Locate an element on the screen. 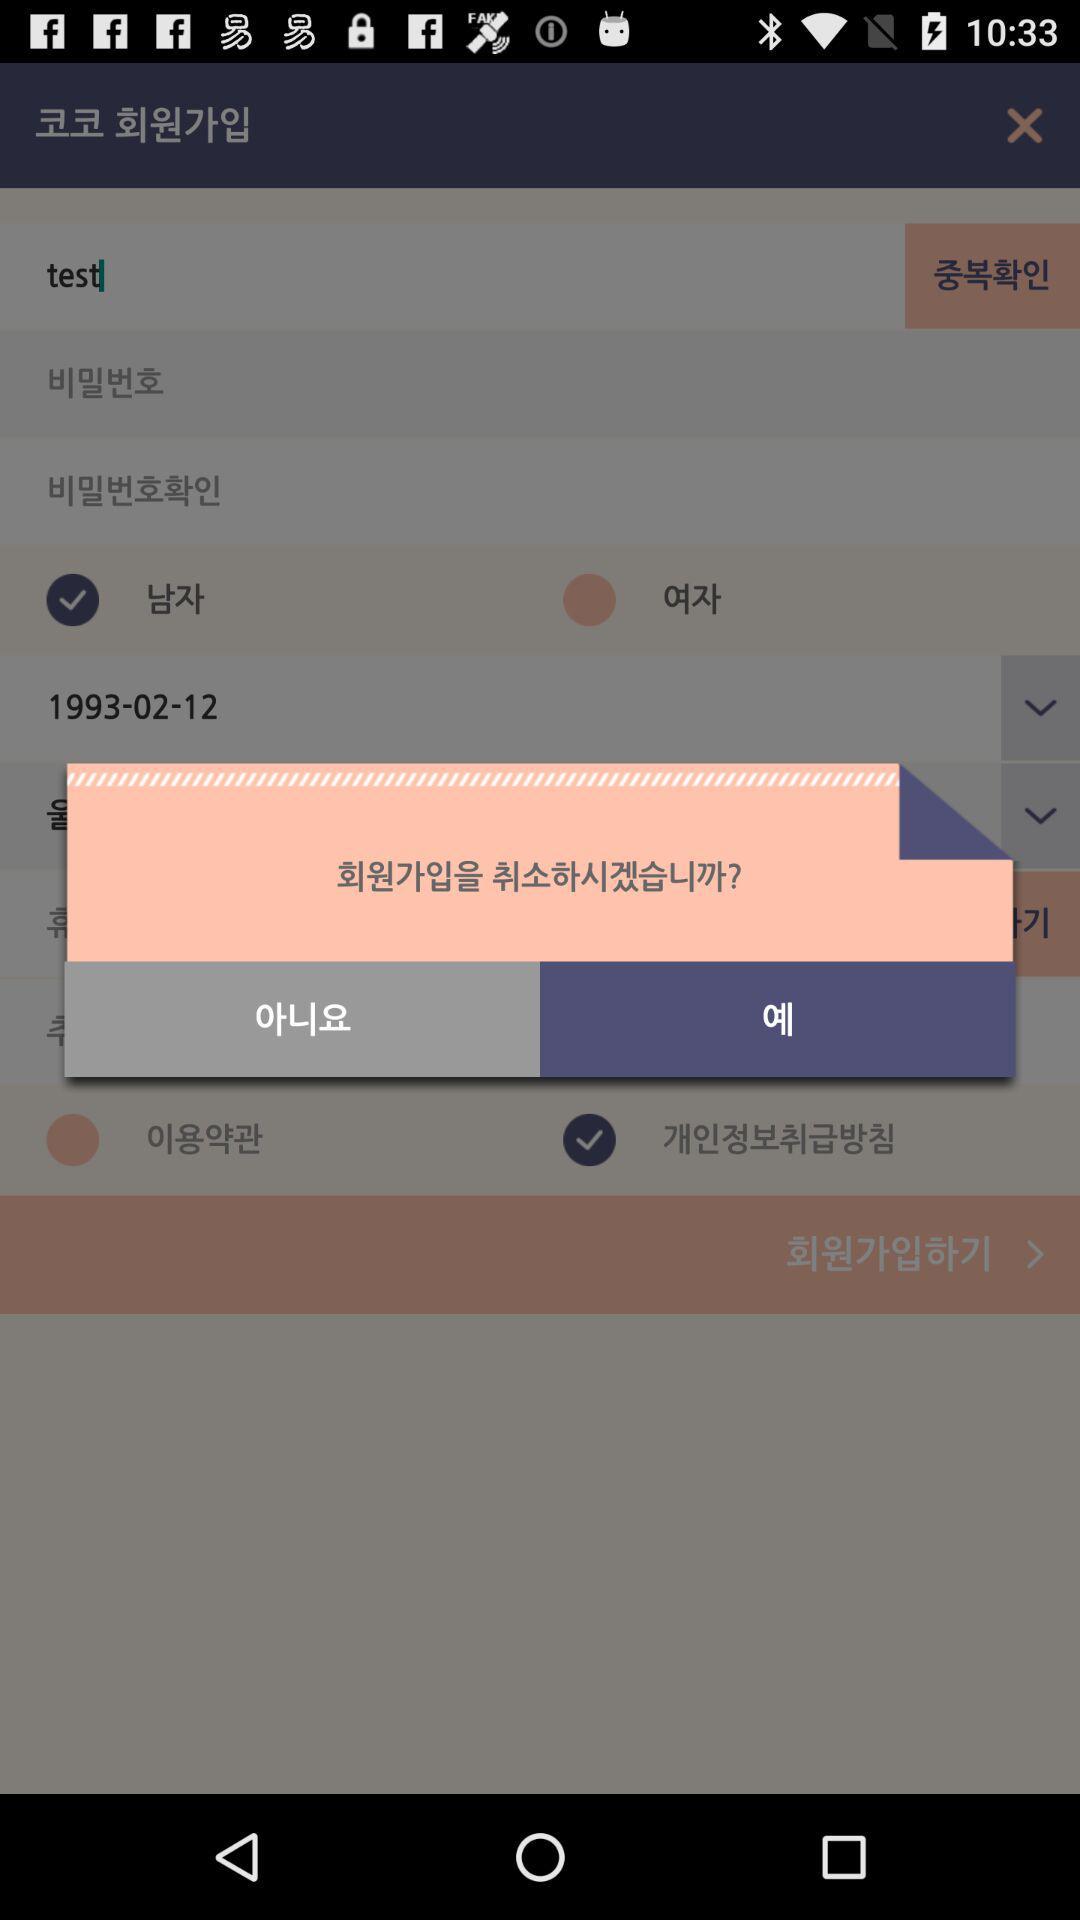  the item on the right is located at coordinates (776, 1019).